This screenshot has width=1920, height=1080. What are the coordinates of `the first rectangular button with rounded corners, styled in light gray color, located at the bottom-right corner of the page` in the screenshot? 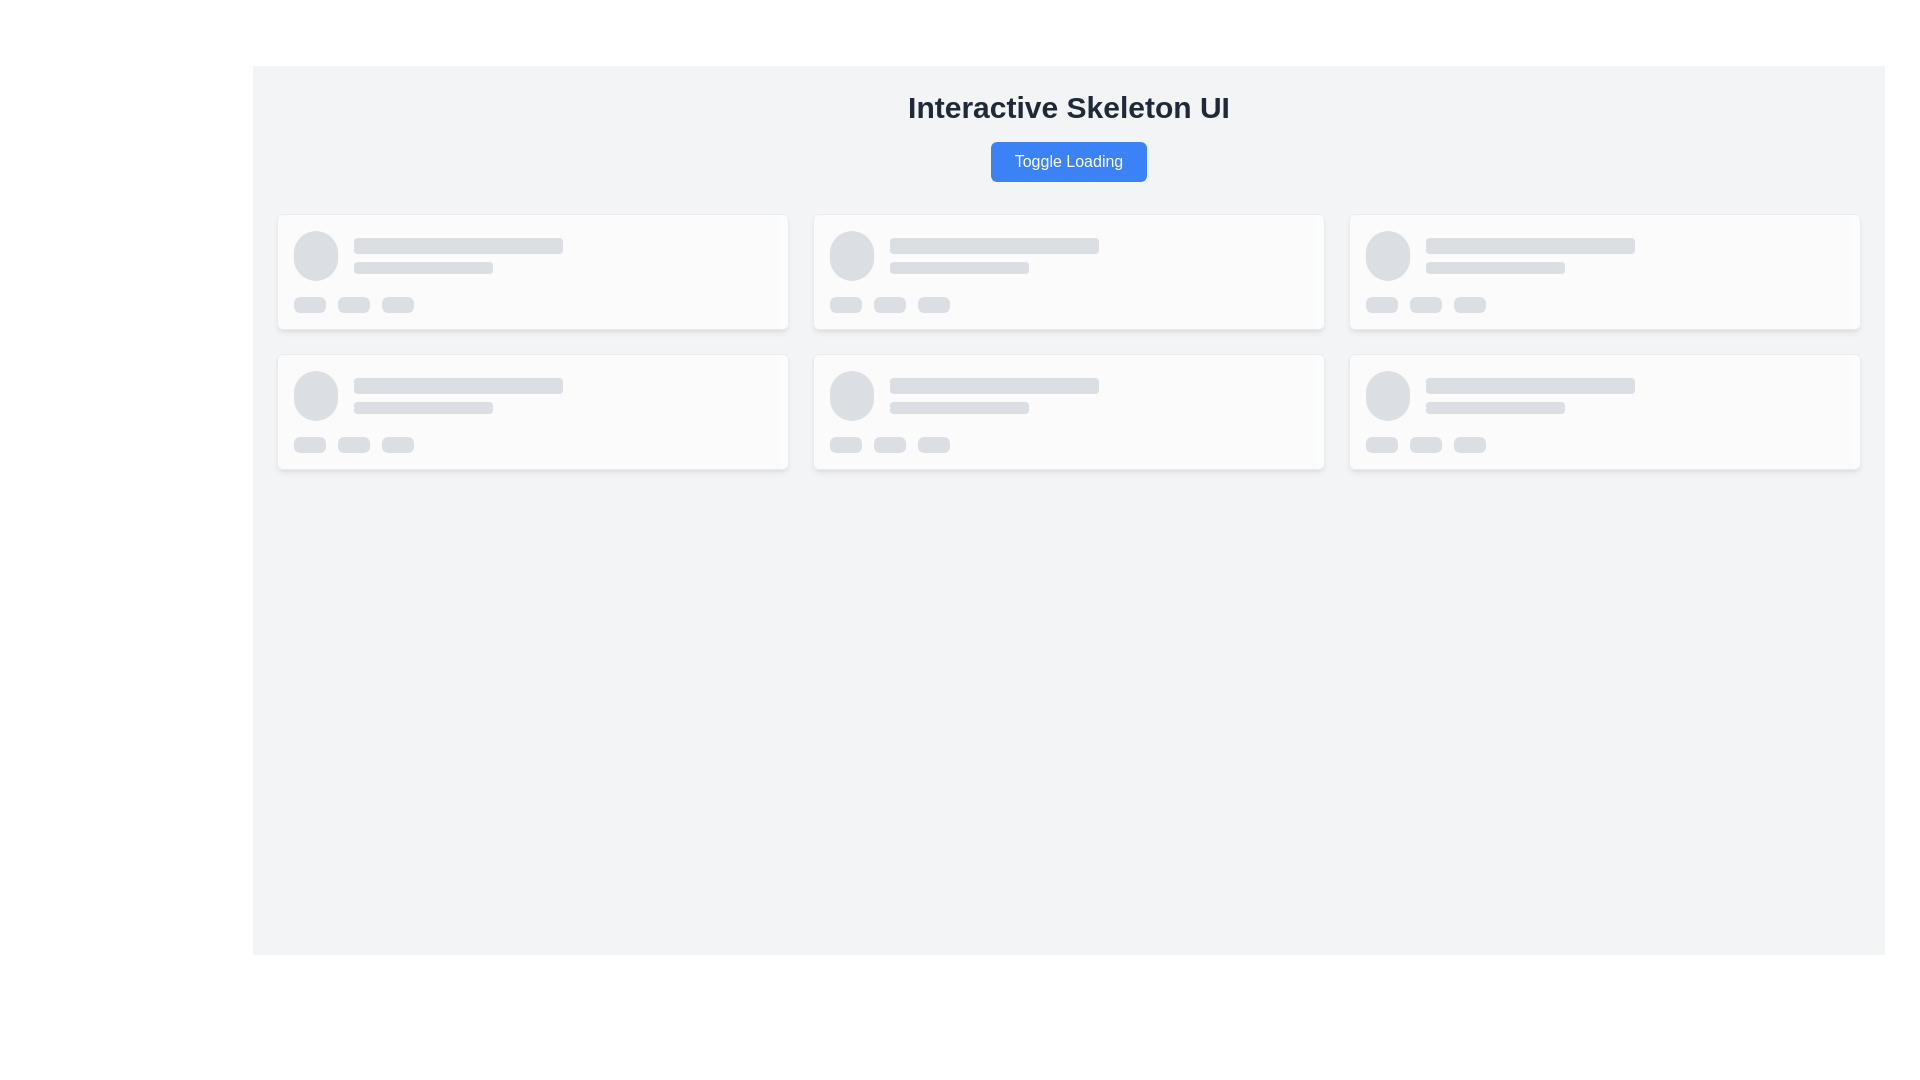 It's located at (1381, 443).